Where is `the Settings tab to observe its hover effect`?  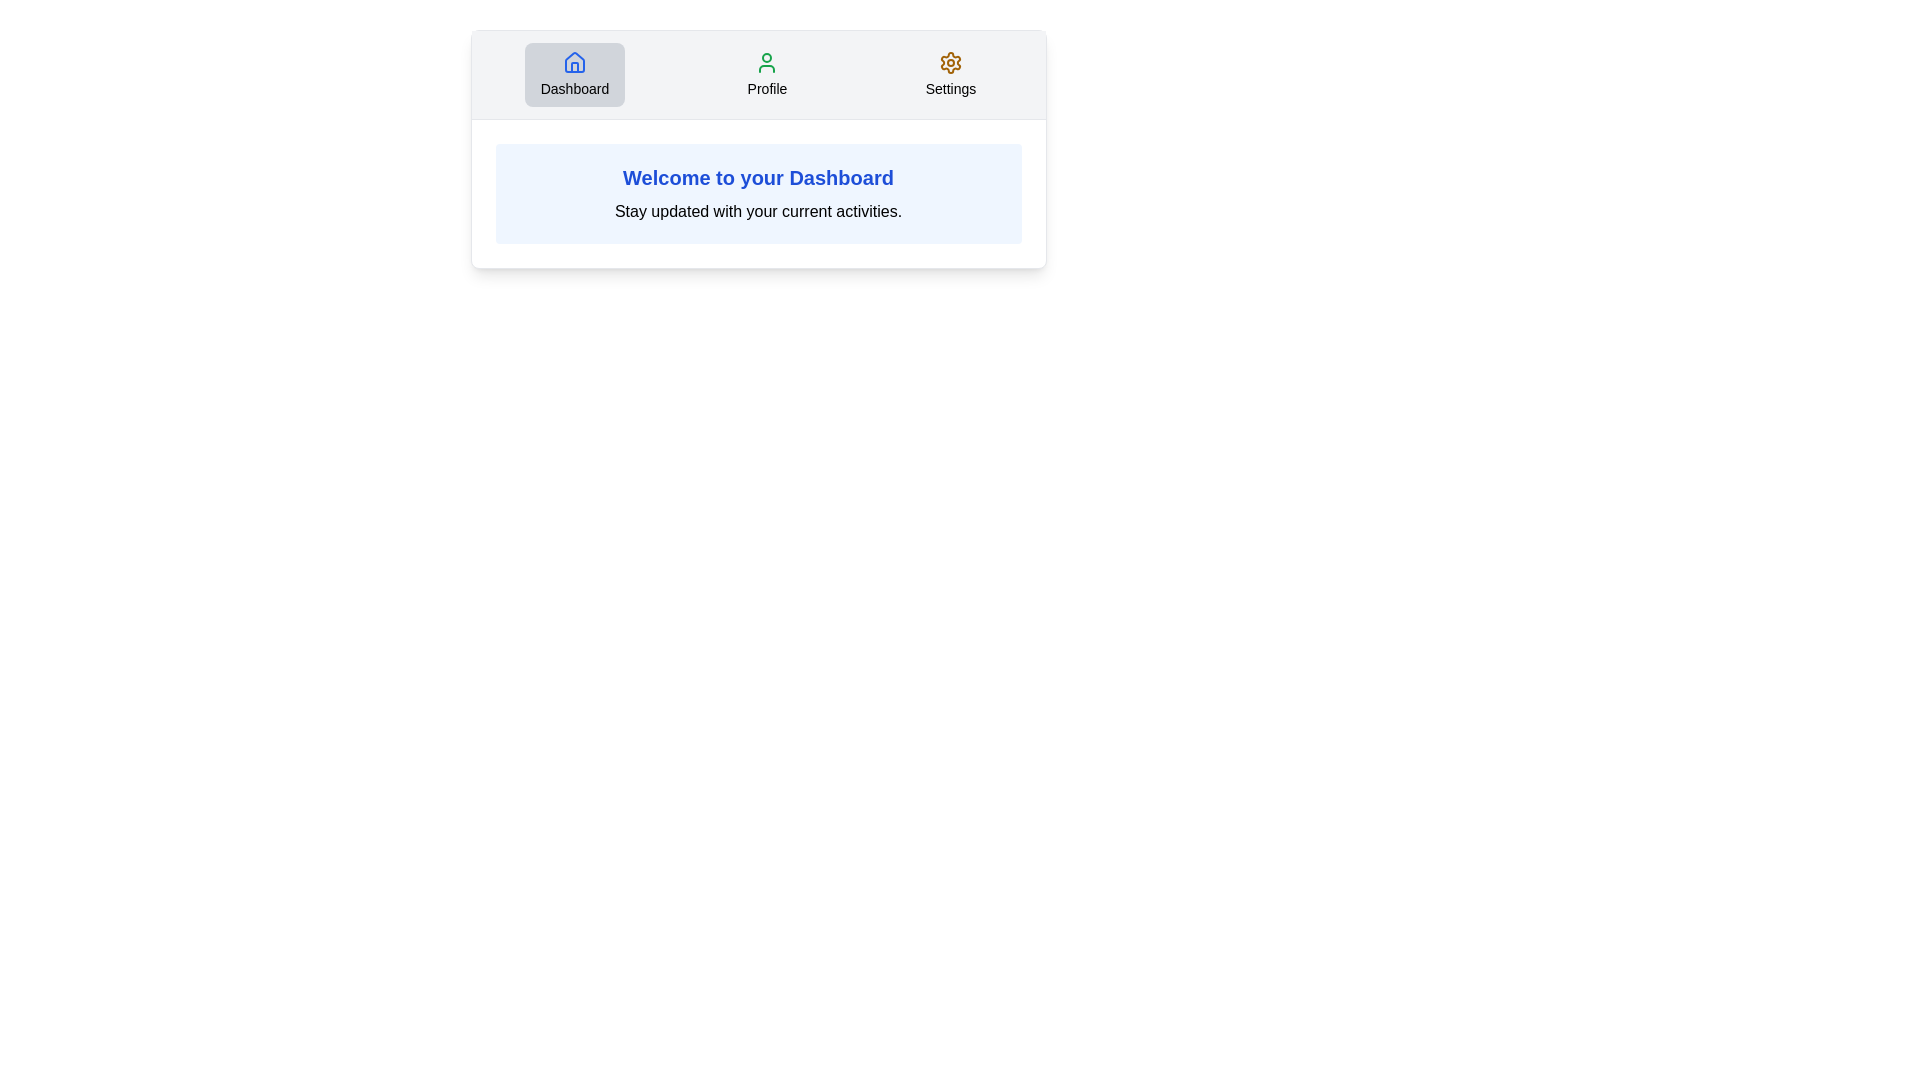 the Settings tab to observe its hover effect is located at coordinates (949, 73).